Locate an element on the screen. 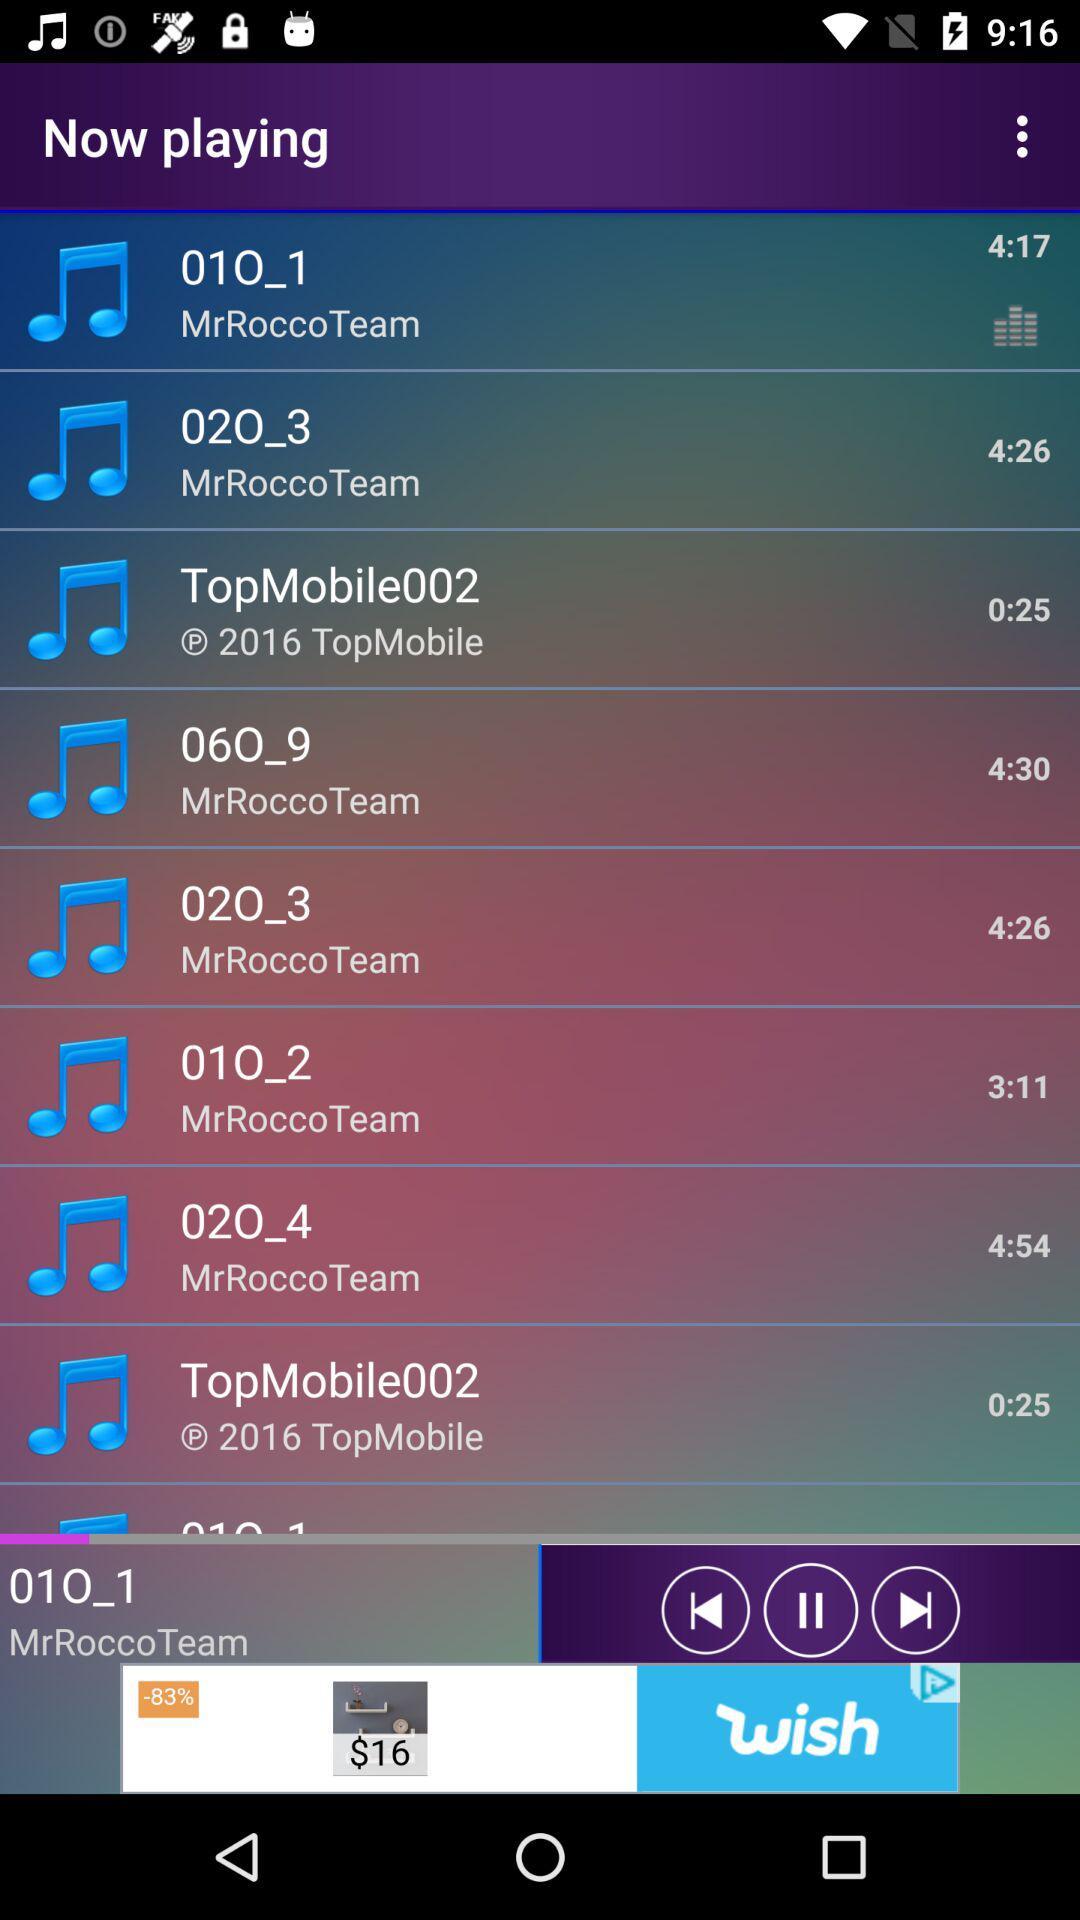 The image size is (1080, 1920). advertisement is located at coordinates (540, 1727).